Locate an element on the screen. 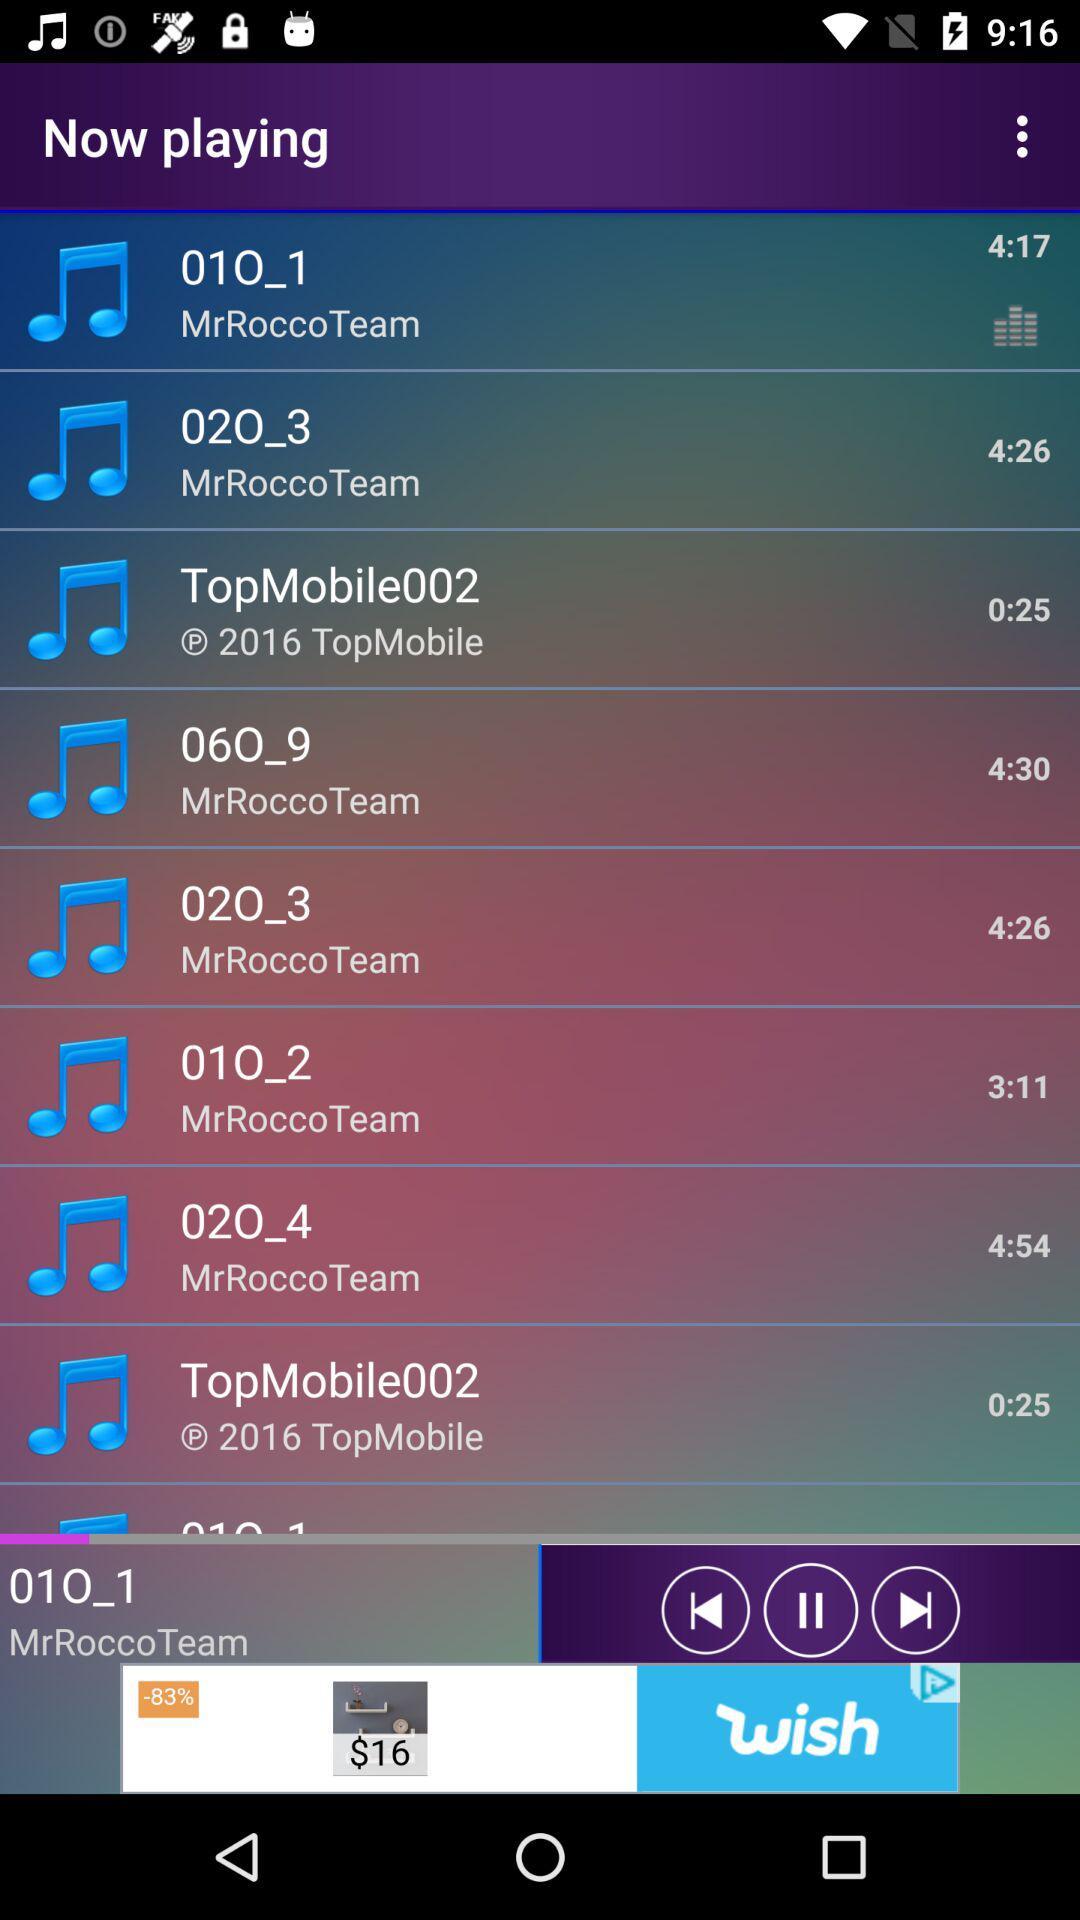 The image size is (1080, 1920). advertisement is located at coordinates (540, 1727).